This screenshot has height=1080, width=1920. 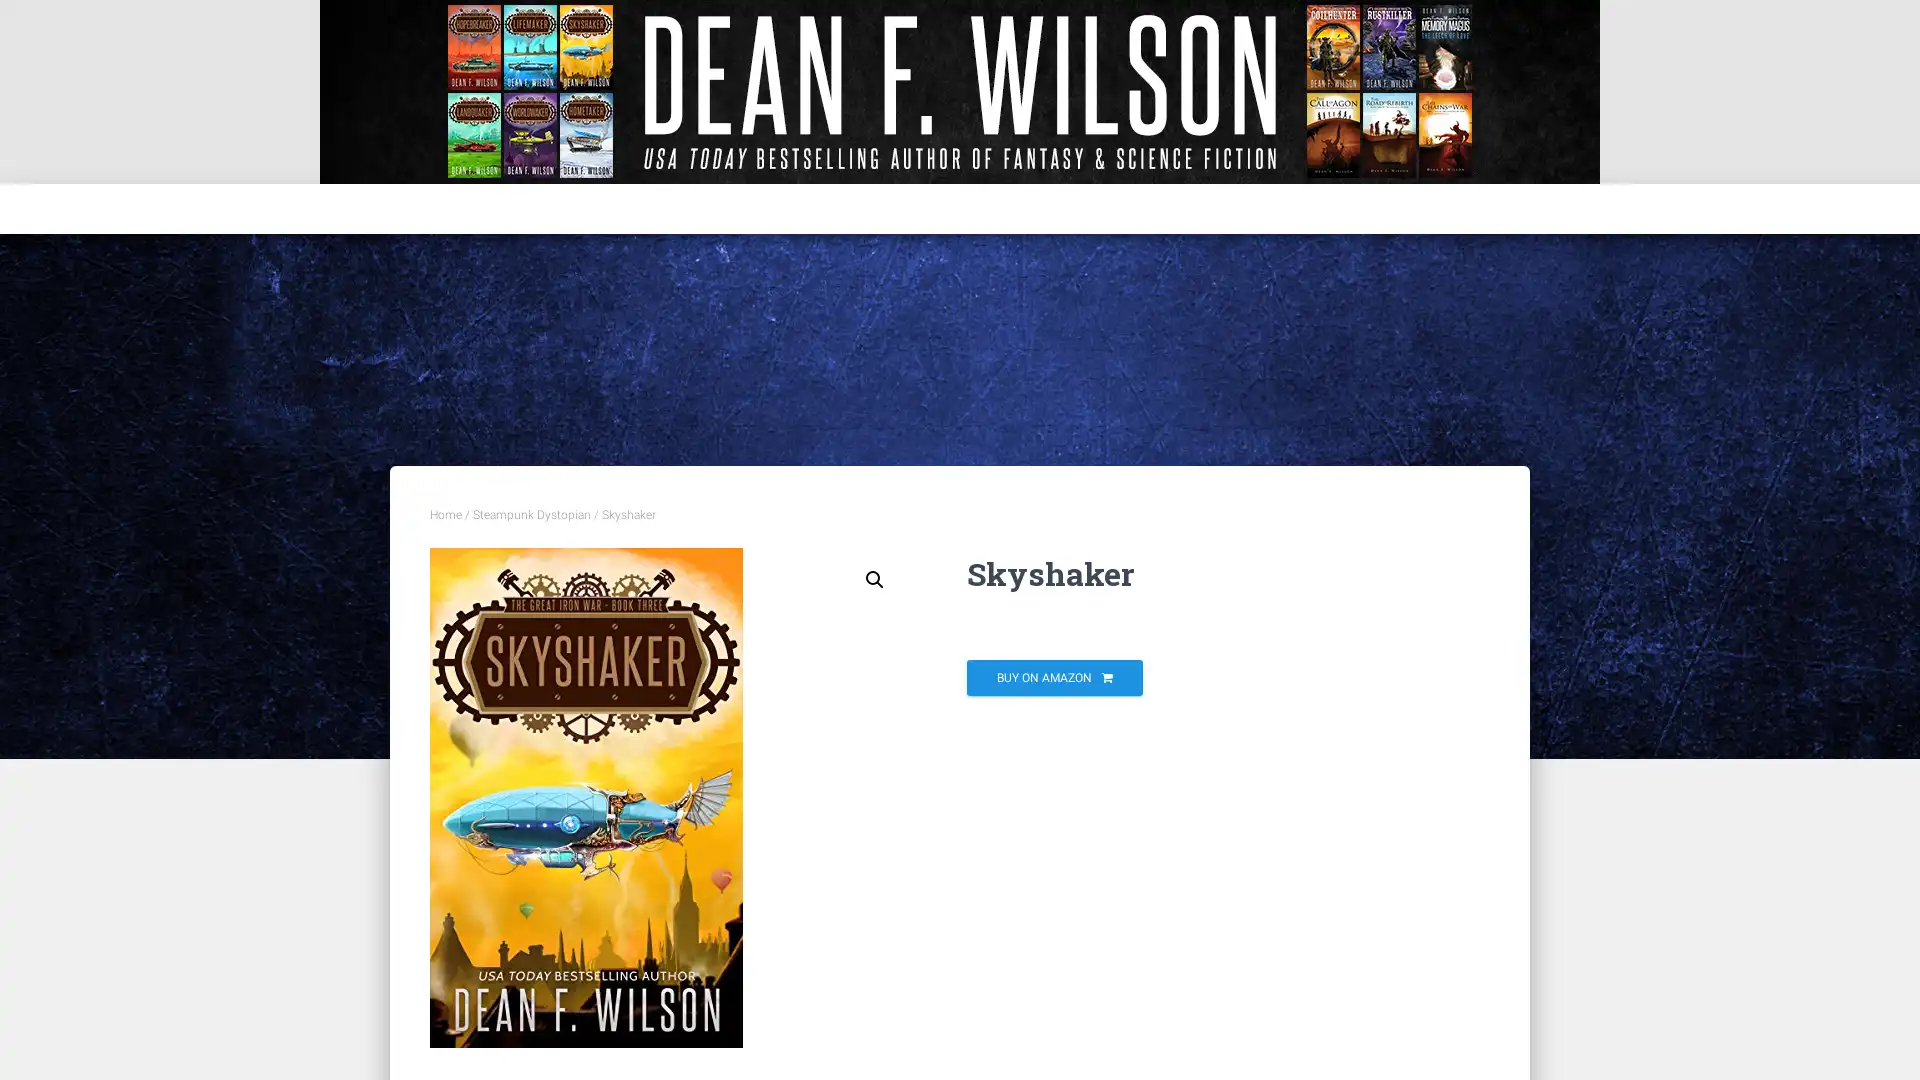 What do you see at coordinates (1054, 677) in the screenshot?
I see `BUY ON AMAZON` at bounding box center [1054, 677].